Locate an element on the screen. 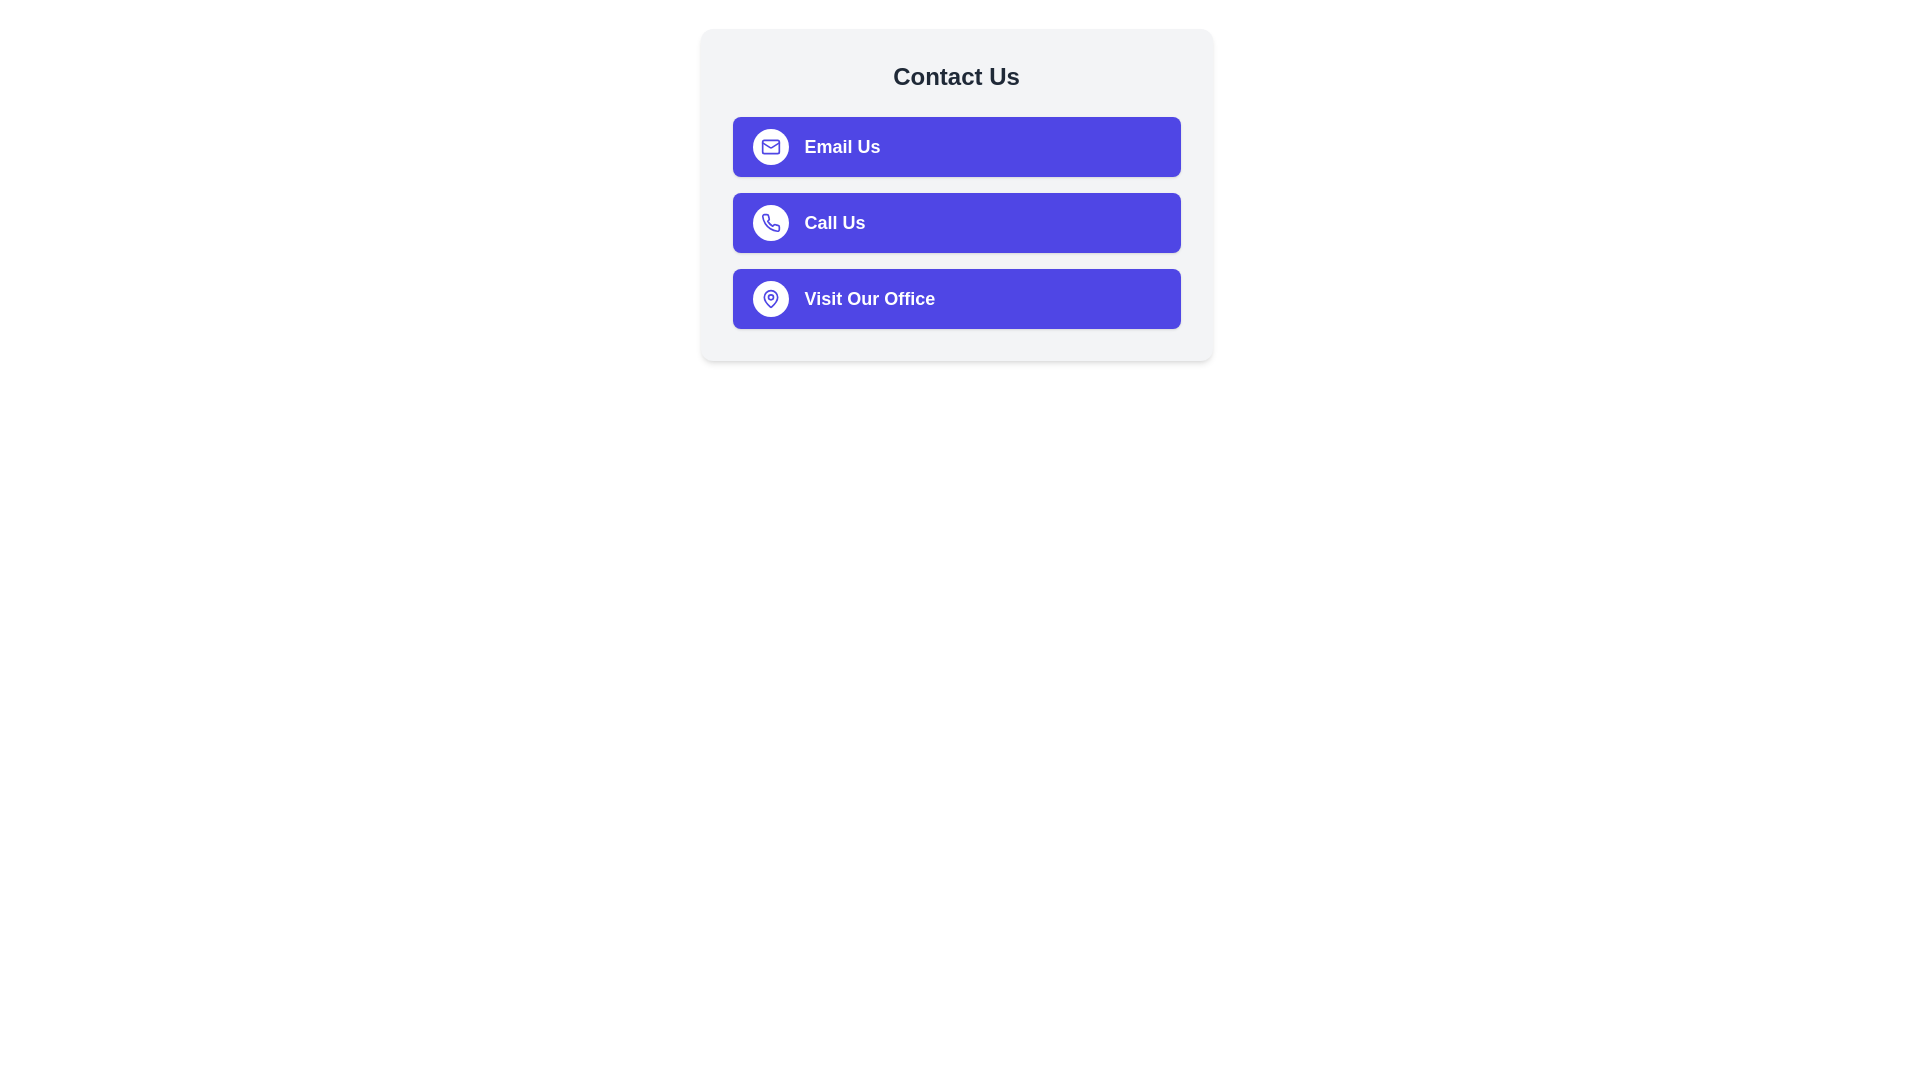 Image resolution: width=1920 pixels, height=1080 pixels. the 'Call Us' icon located to the left of the 'Call Us' text label within the button group to initiate a call is located at coordinates (769, 223).